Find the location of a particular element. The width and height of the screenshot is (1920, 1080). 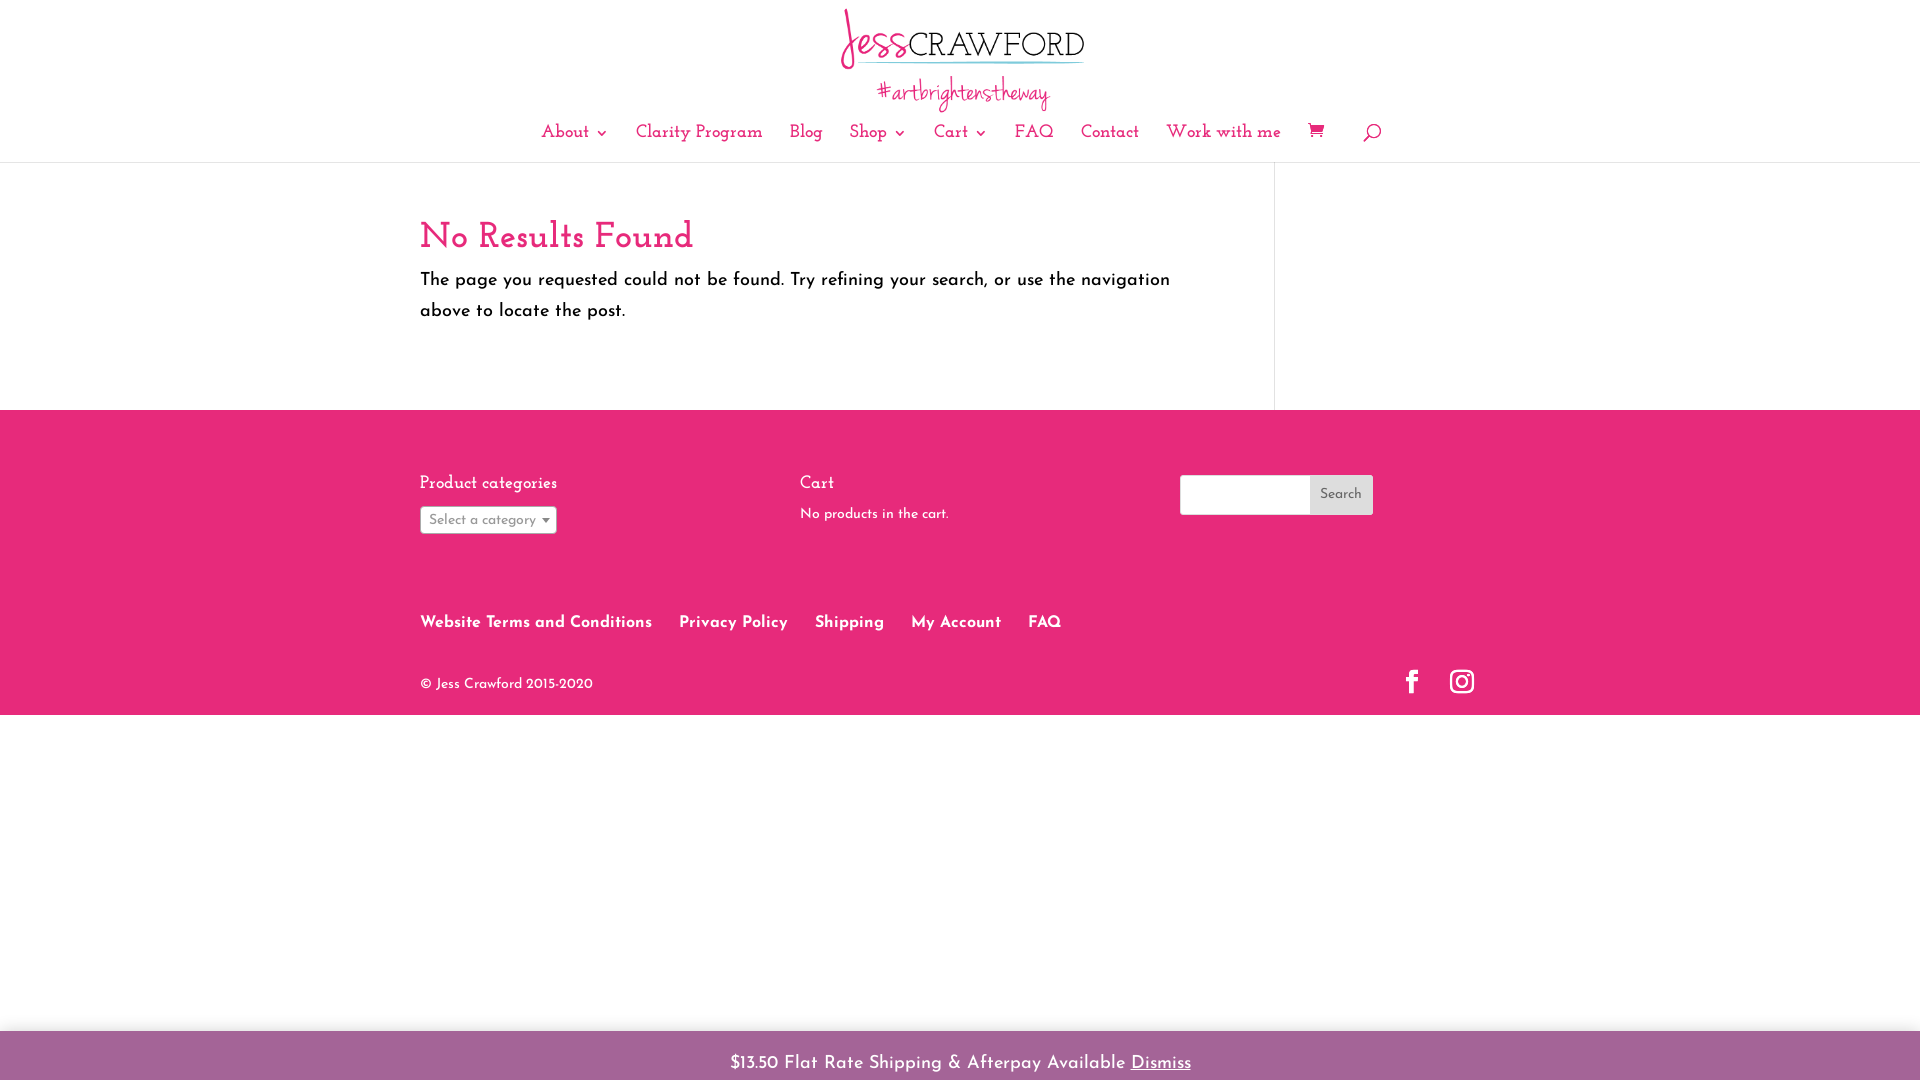

'Shop' is located at coordinates (878, 142).